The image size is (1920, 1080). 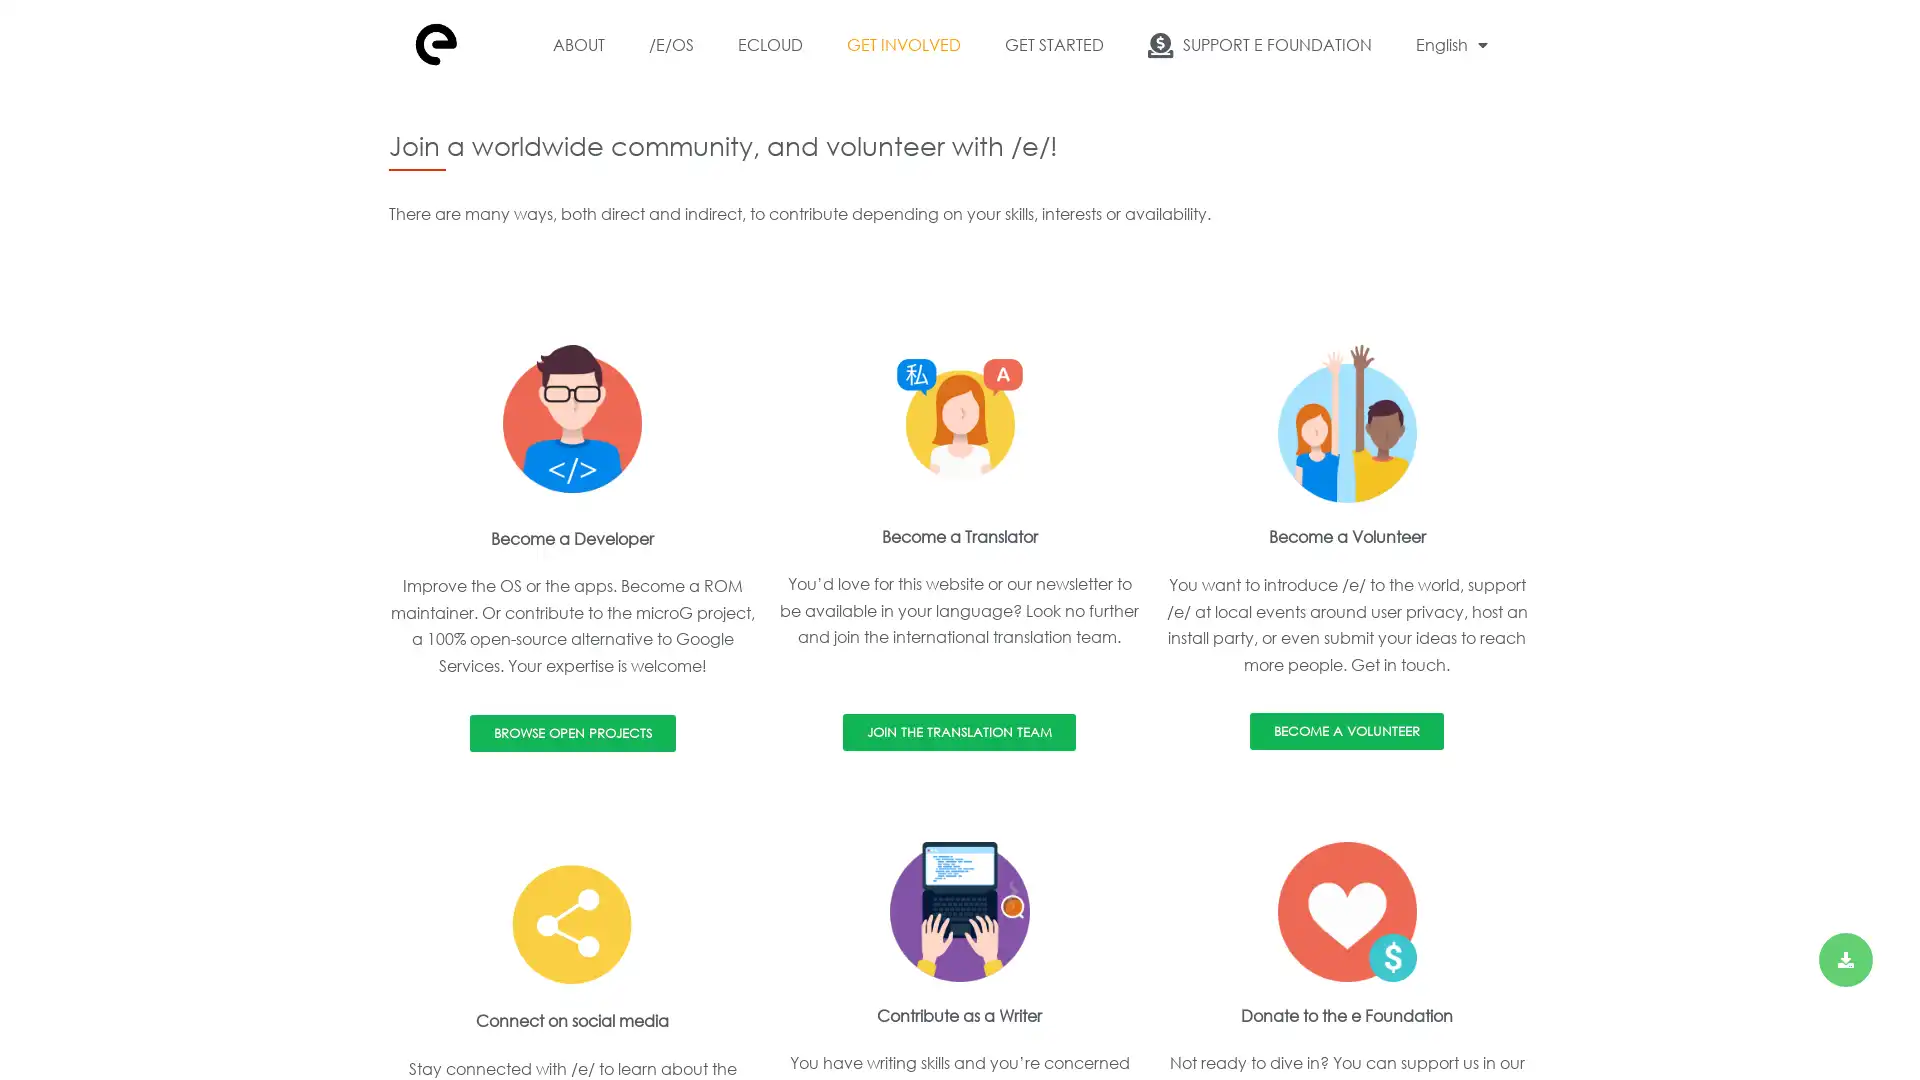 I want to click on BROWSE OPEN PROJECTS, so click(x=570, y=733).